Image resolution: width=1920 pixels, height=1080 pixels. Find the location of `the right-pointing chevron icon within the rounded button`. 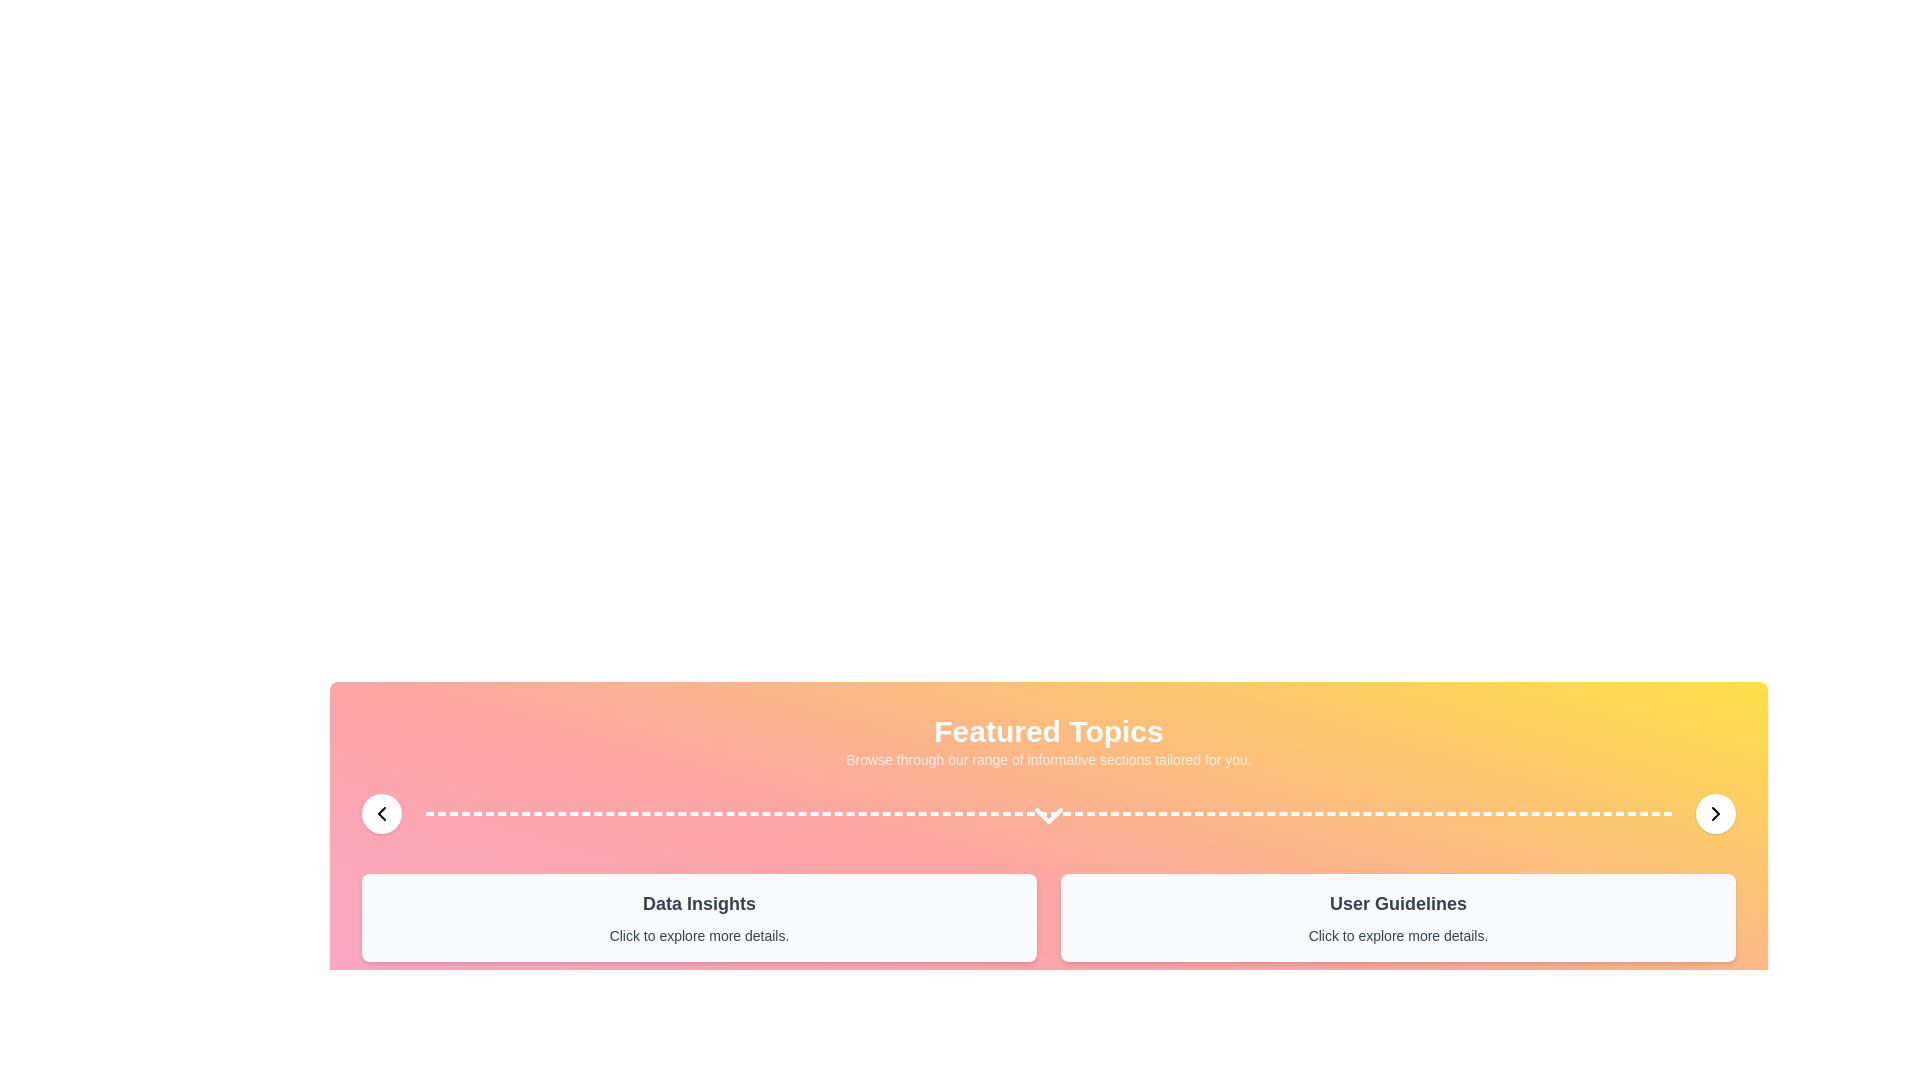

the right-pointing chevron icon within the rounded button is located at coordinates (1715, 813).